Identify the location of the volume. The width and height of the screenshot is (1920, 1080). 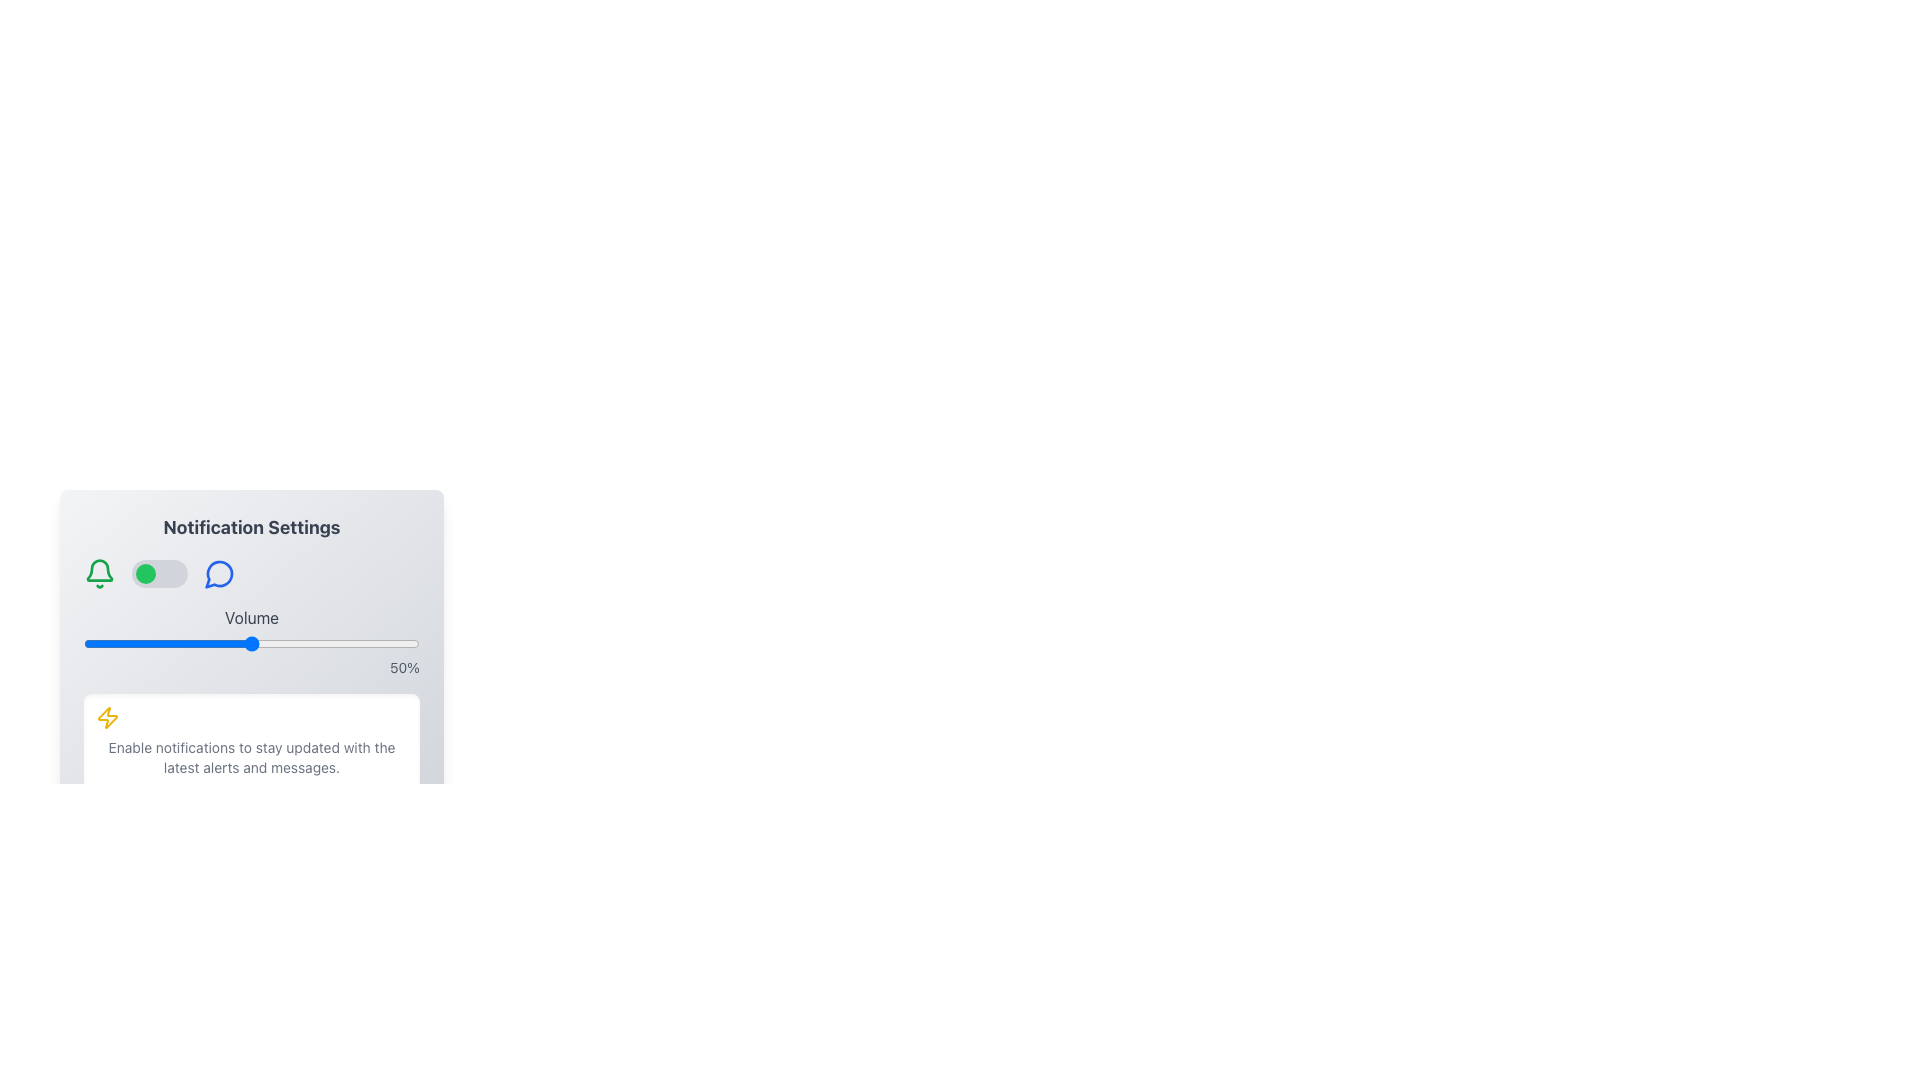
(240, 644).